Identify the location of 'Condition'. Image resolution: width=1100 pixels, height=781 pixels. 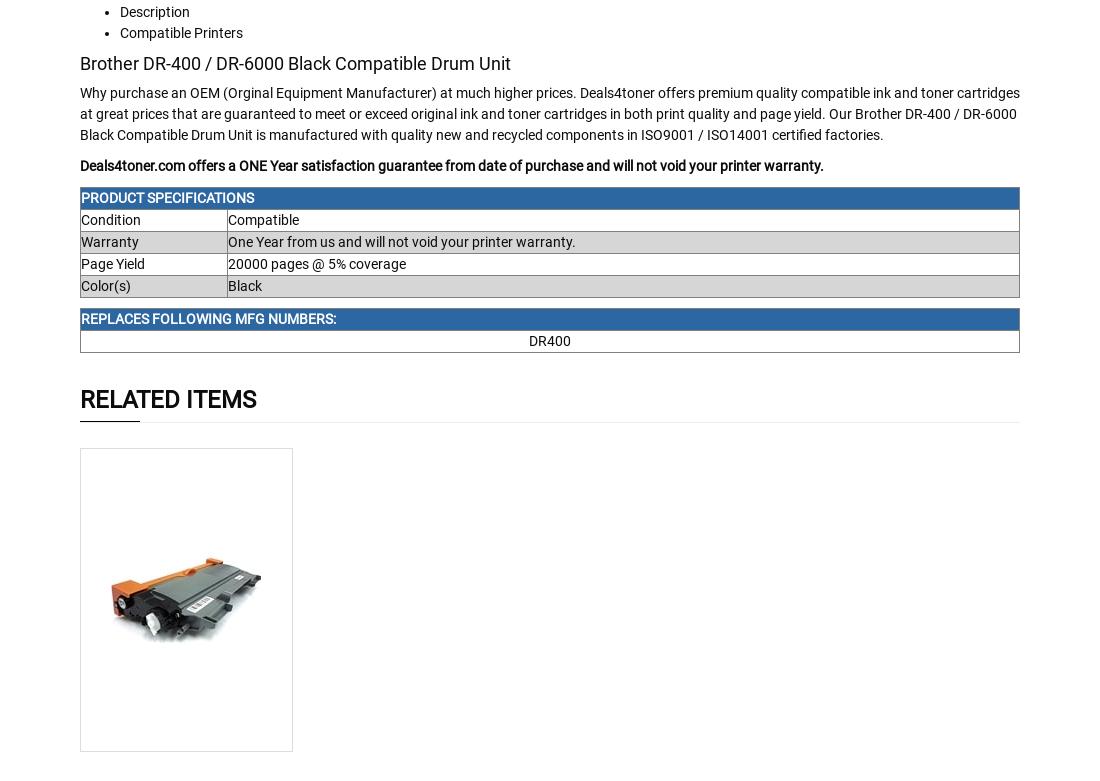
(110, 219).